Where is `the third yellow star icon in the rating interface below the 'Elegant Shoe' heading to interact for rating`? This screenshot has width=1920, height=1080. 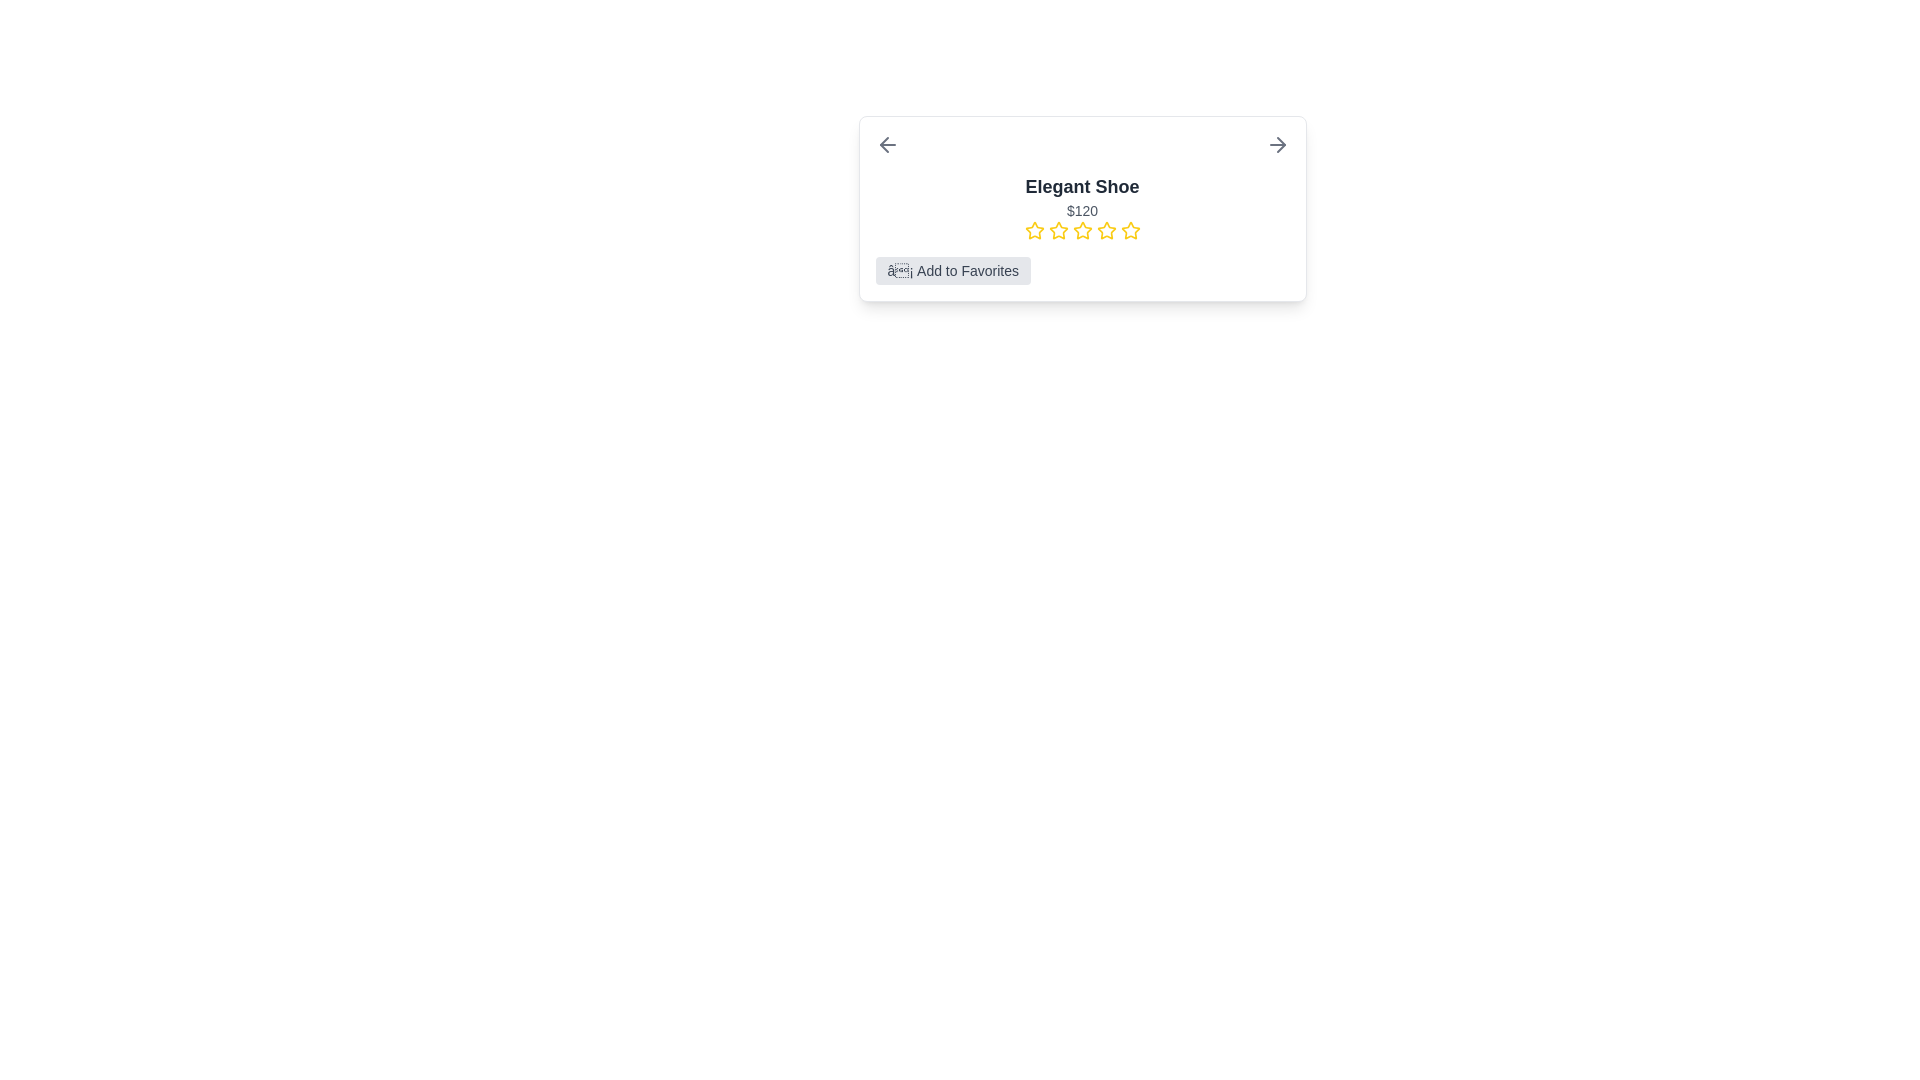 the third yellow star icon in the rating interface below the 'Elegant Shoe' heading to interact for rating is located at coordinates (1057, 230).